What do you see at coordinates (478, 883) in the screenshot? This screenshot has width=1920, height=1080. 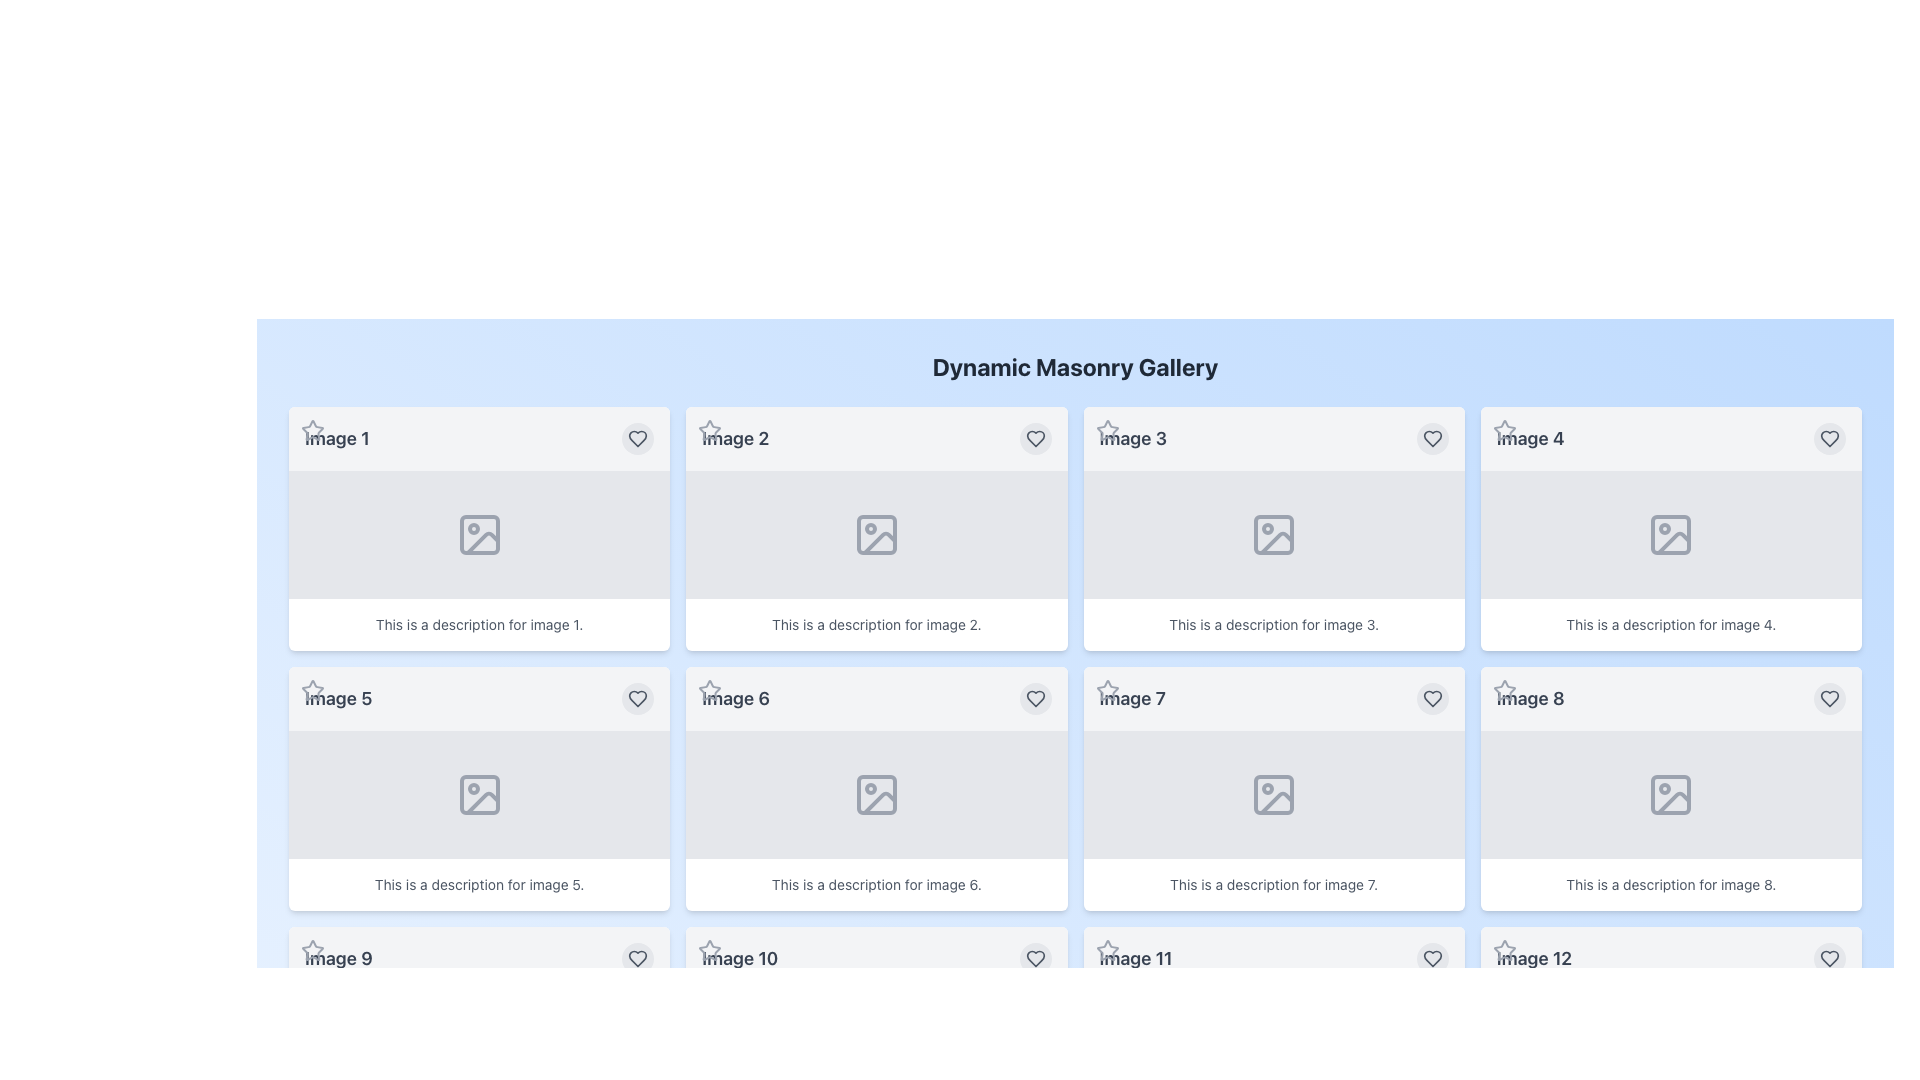 I see `the descriptive label text block located at the bottom of the card labeled 'Image 5' in the second row, first column of the grid` at bounding box center [478, 883].